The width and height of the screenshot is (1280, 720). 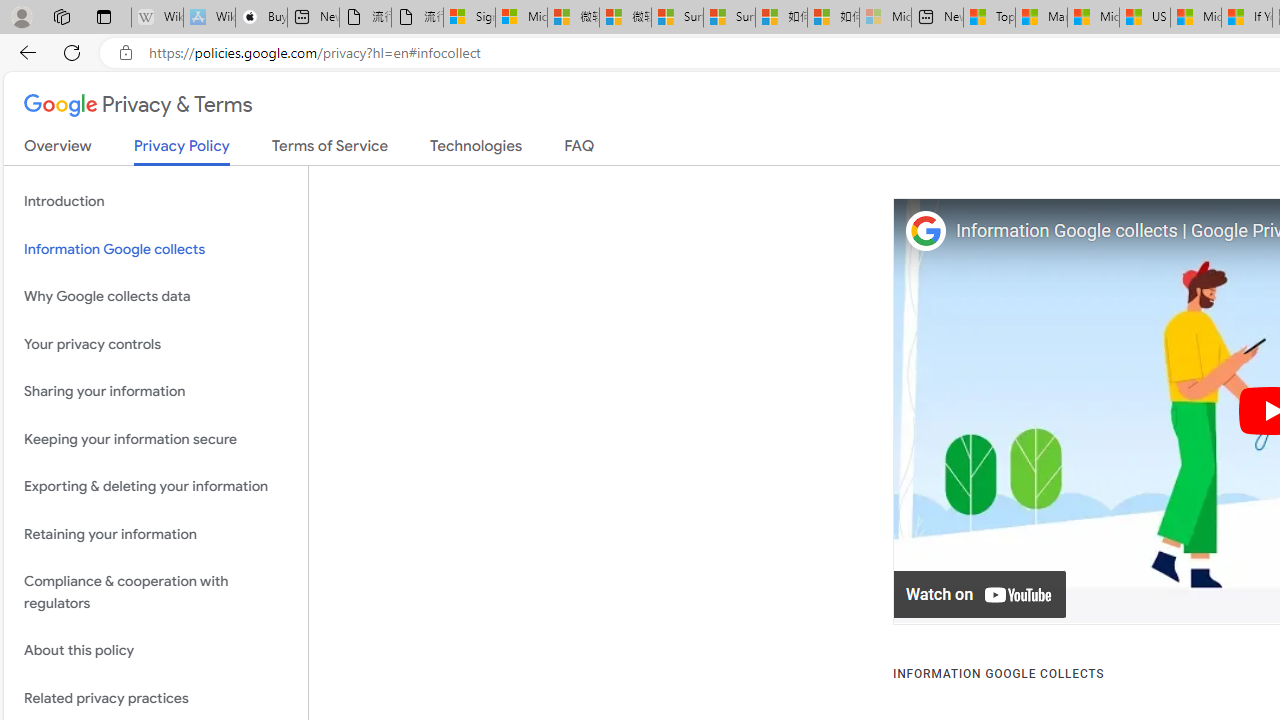 What do you see at coordinates (468, 17) in the screenshot?
I see `'Sign in to your Microsoft account'` at bounding box center [468, 17].